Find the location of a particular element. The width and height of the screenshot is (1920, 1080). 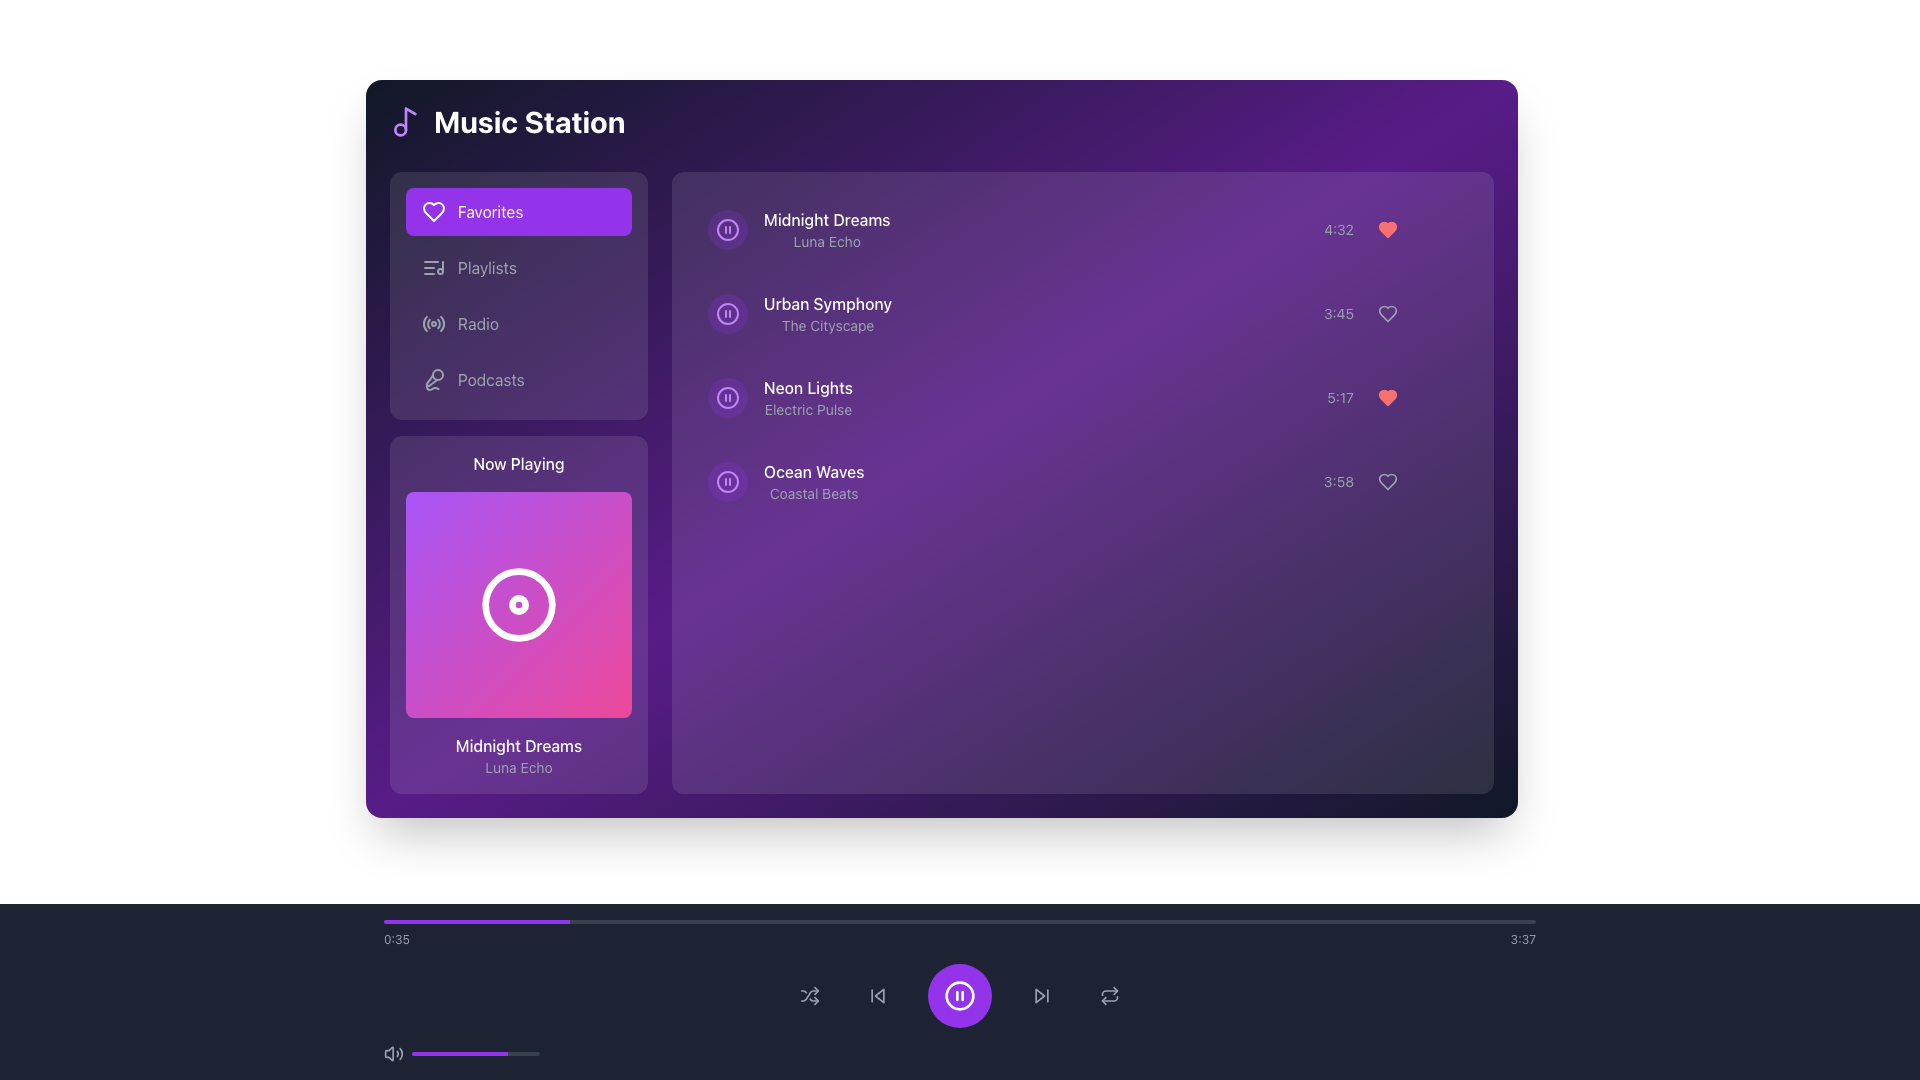

the skip-forward button located on the horizontal control bar at the bottom of the interface is located at coordinates (1040, 995).